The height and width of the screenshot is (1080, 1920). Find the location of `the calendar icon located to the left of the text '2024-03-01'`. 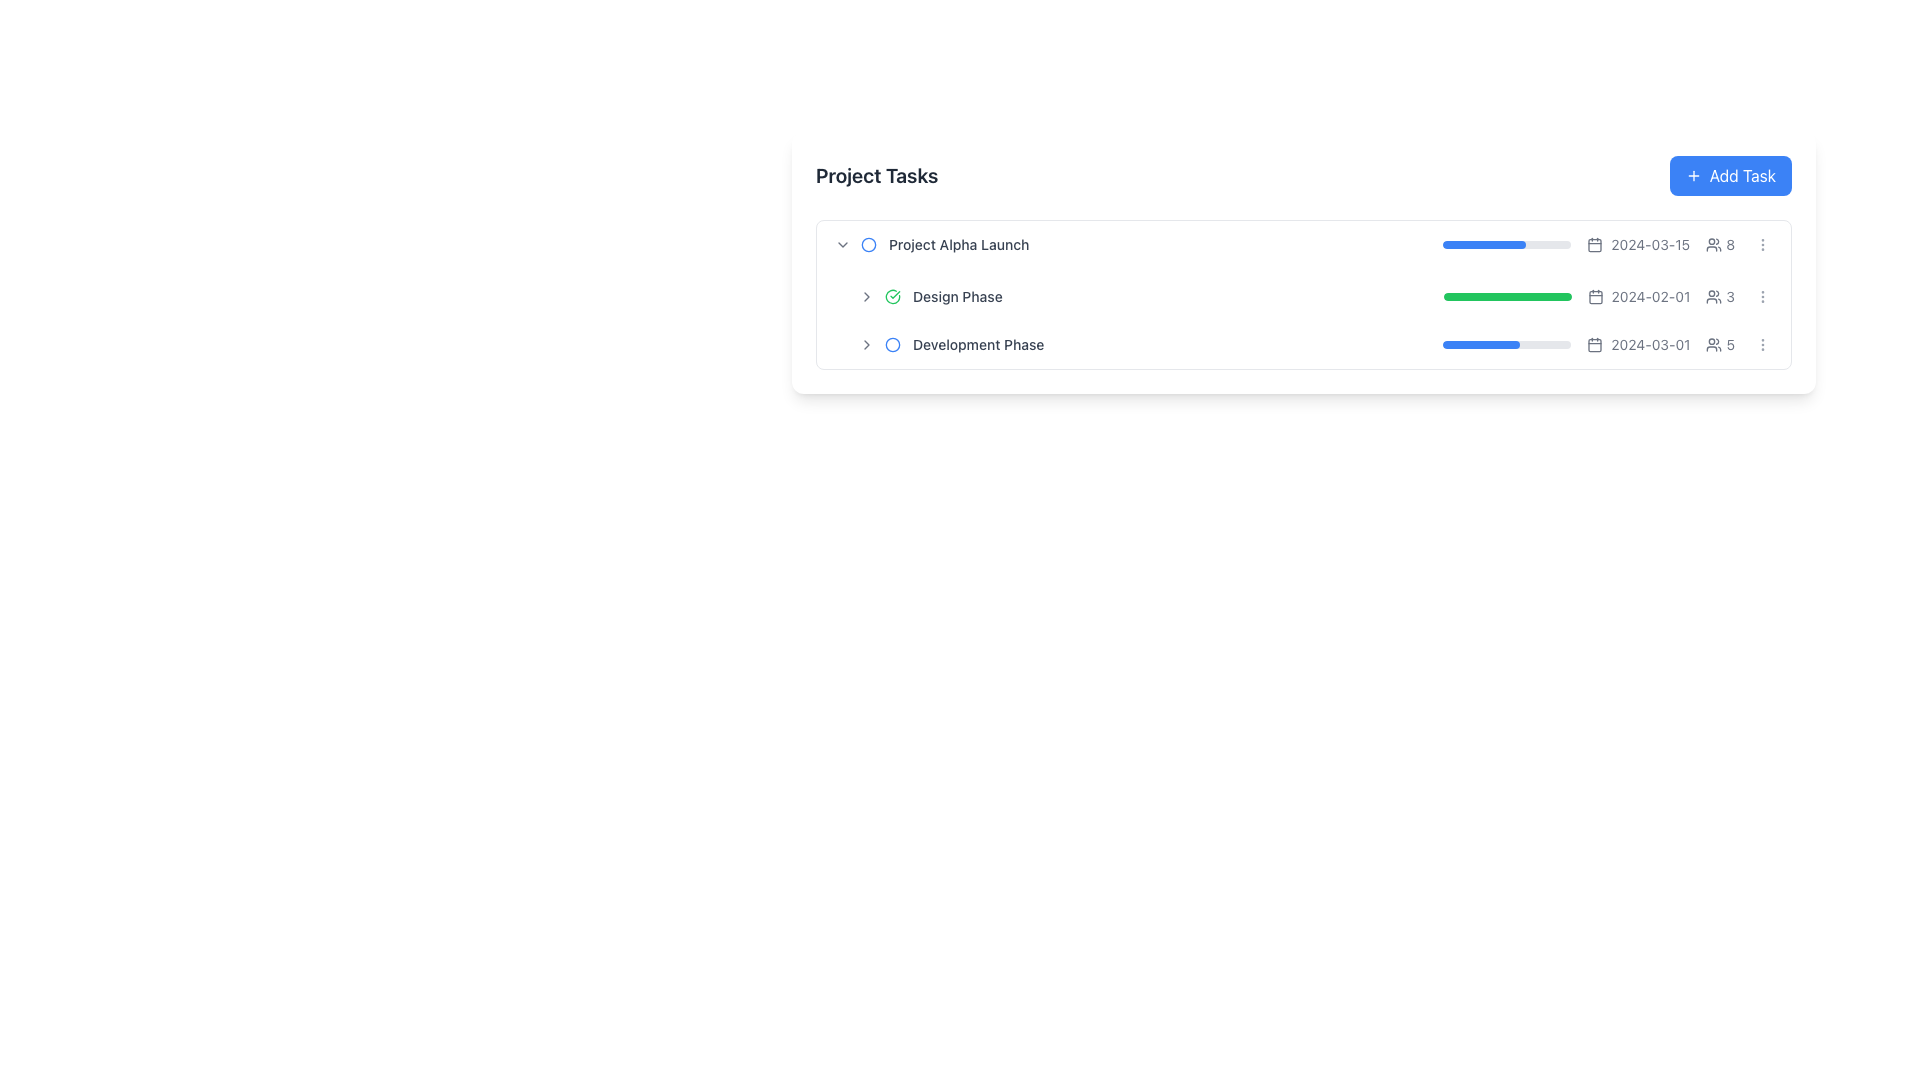

the calendar icon located to the left of the text '2024-03-01' is located at coordinates (1594, 343).